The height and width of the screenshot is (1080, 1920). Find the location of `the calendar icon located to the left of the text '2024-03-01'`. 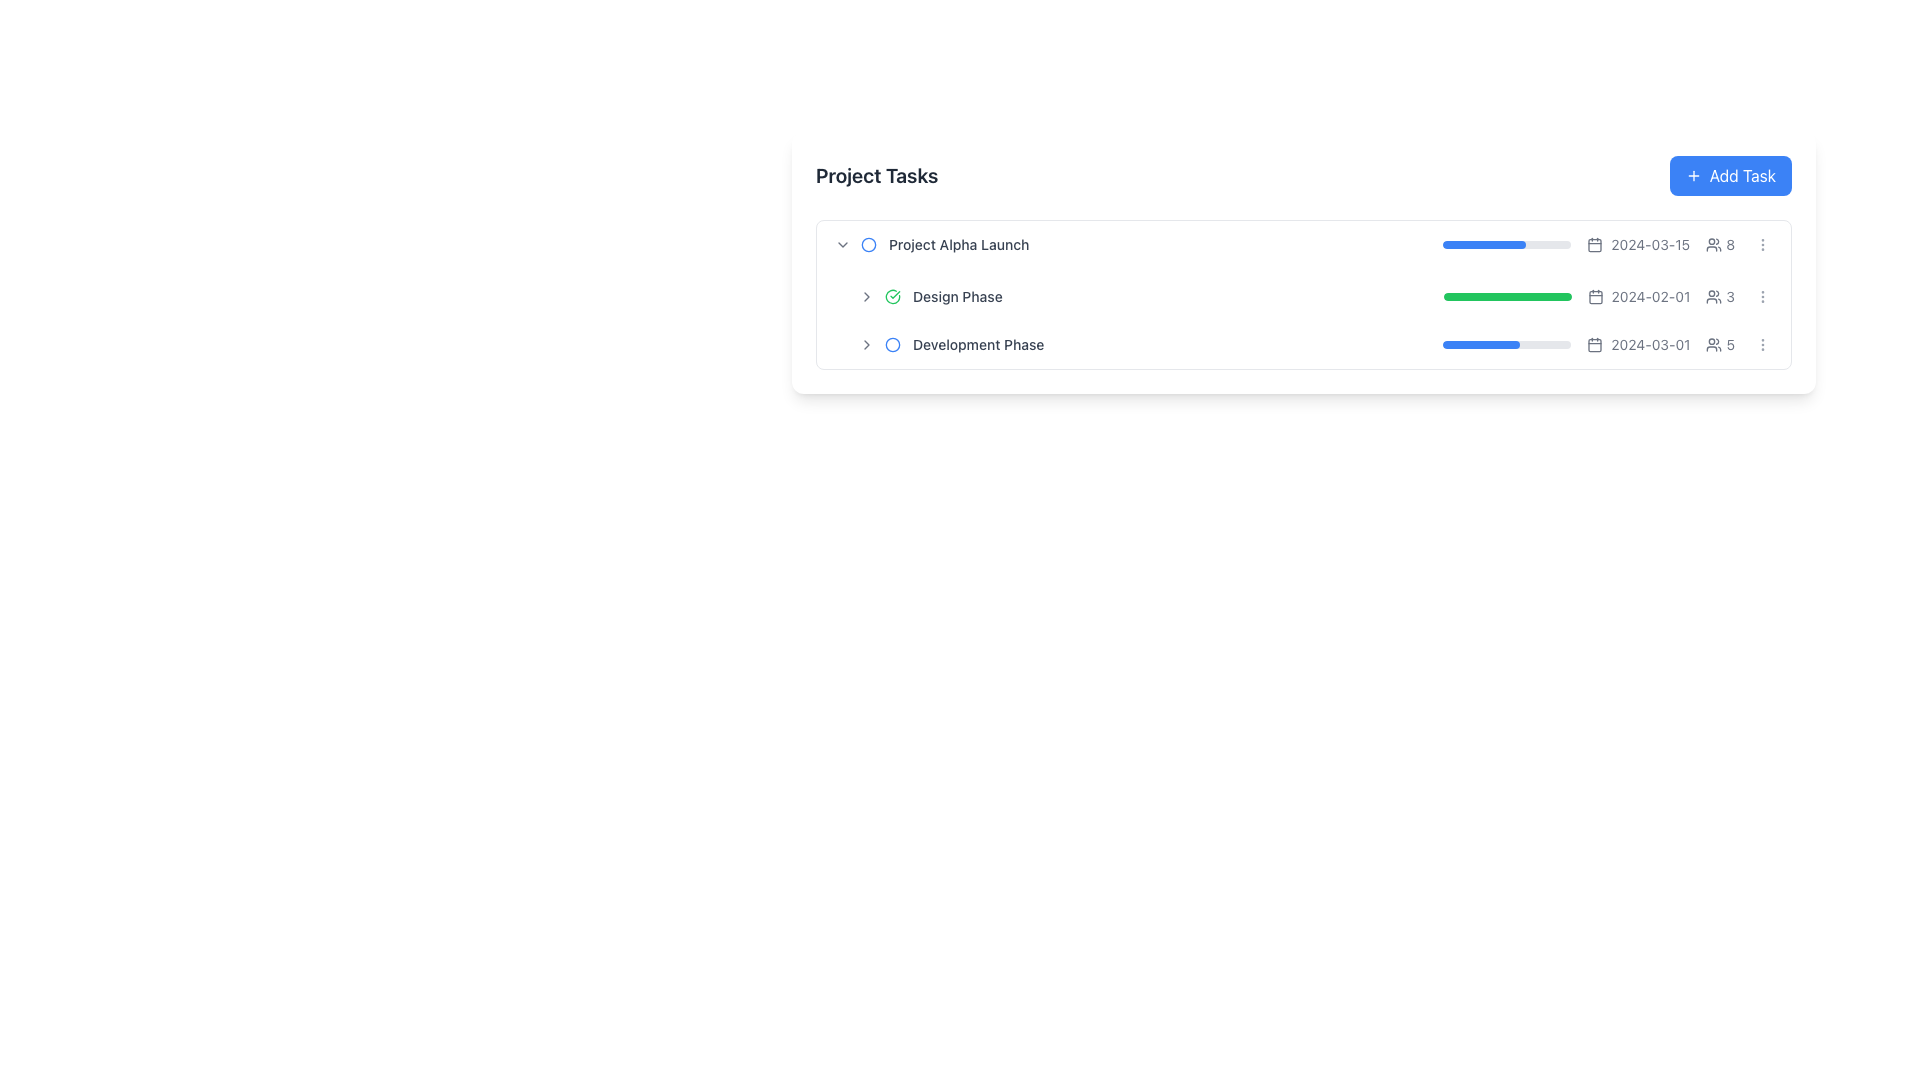

the calendar icon located to the left of the text '2024-03-01' is located at coordinates (1594, 343).